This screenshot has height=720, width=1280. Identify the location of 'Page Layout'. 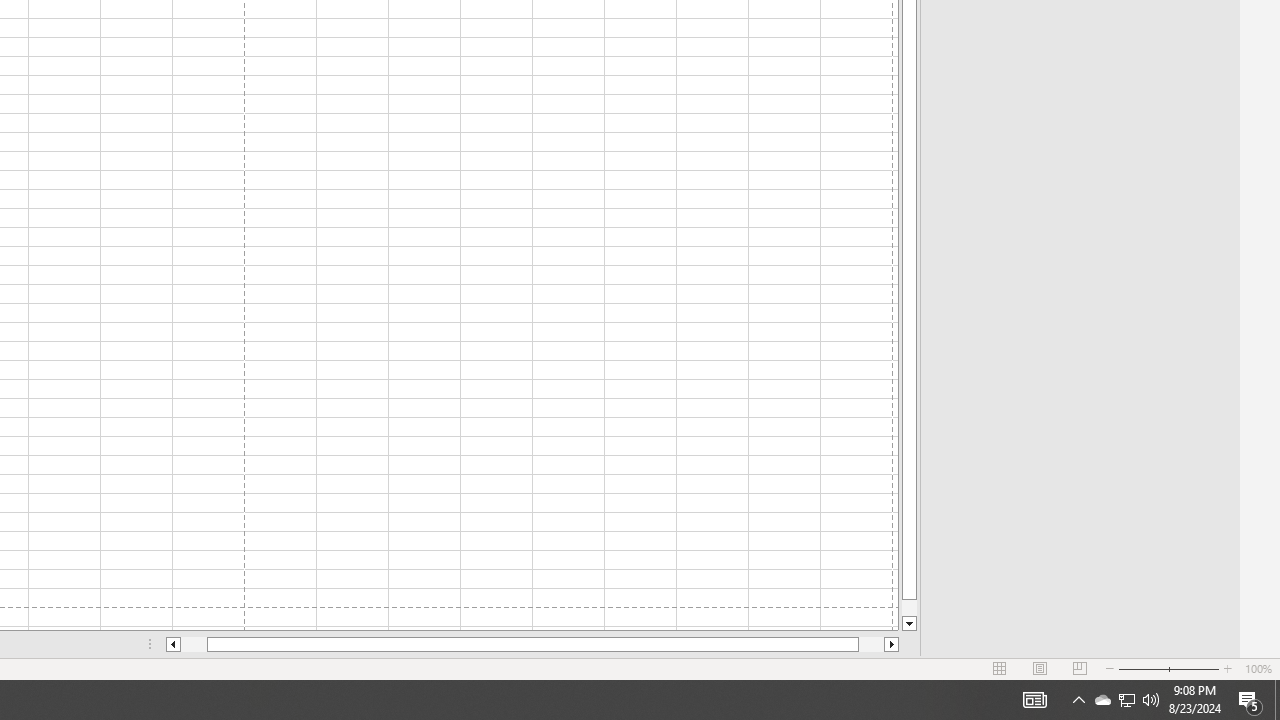
(1040, 669).